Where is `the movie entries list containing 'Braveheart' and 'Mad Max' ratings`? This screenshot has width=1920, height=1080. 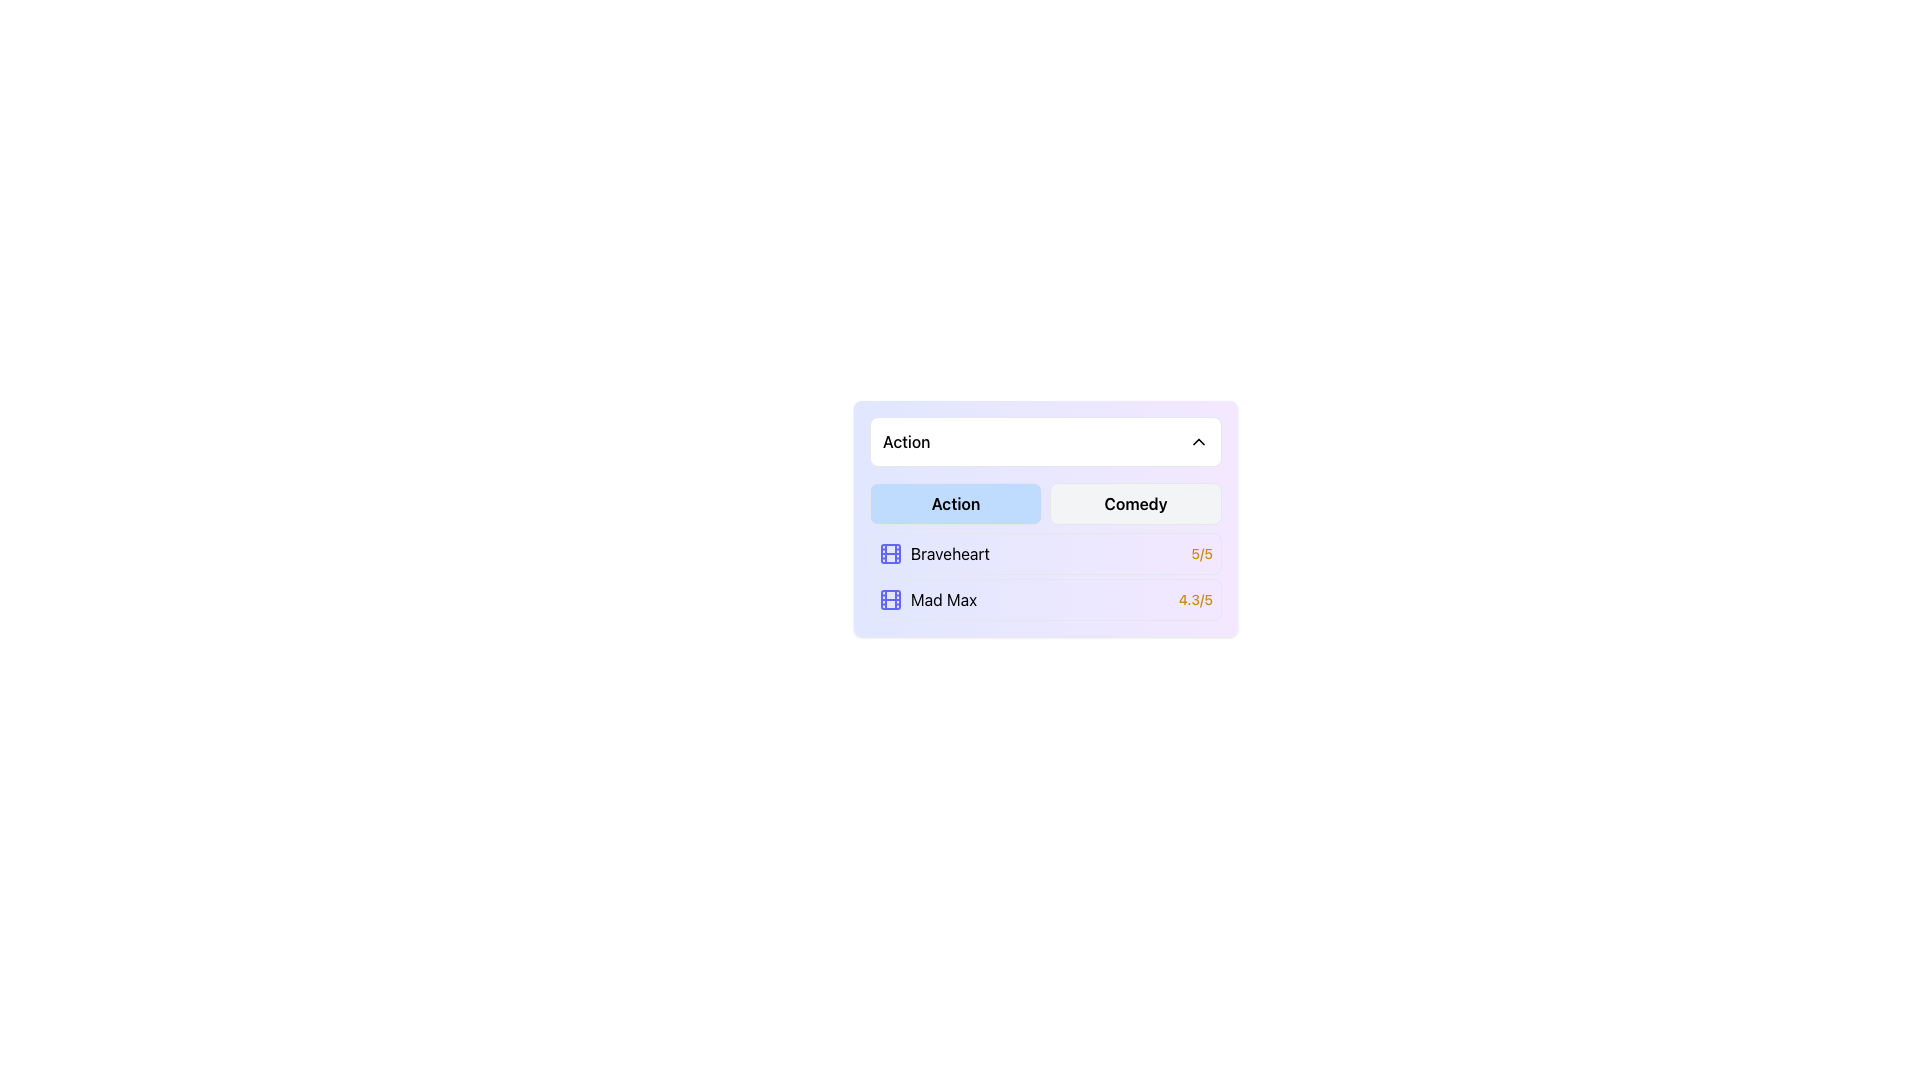 the movie entries list containing 'Braveheart' and 'Mad Max' ratings is located at coordinates (1045, 577).